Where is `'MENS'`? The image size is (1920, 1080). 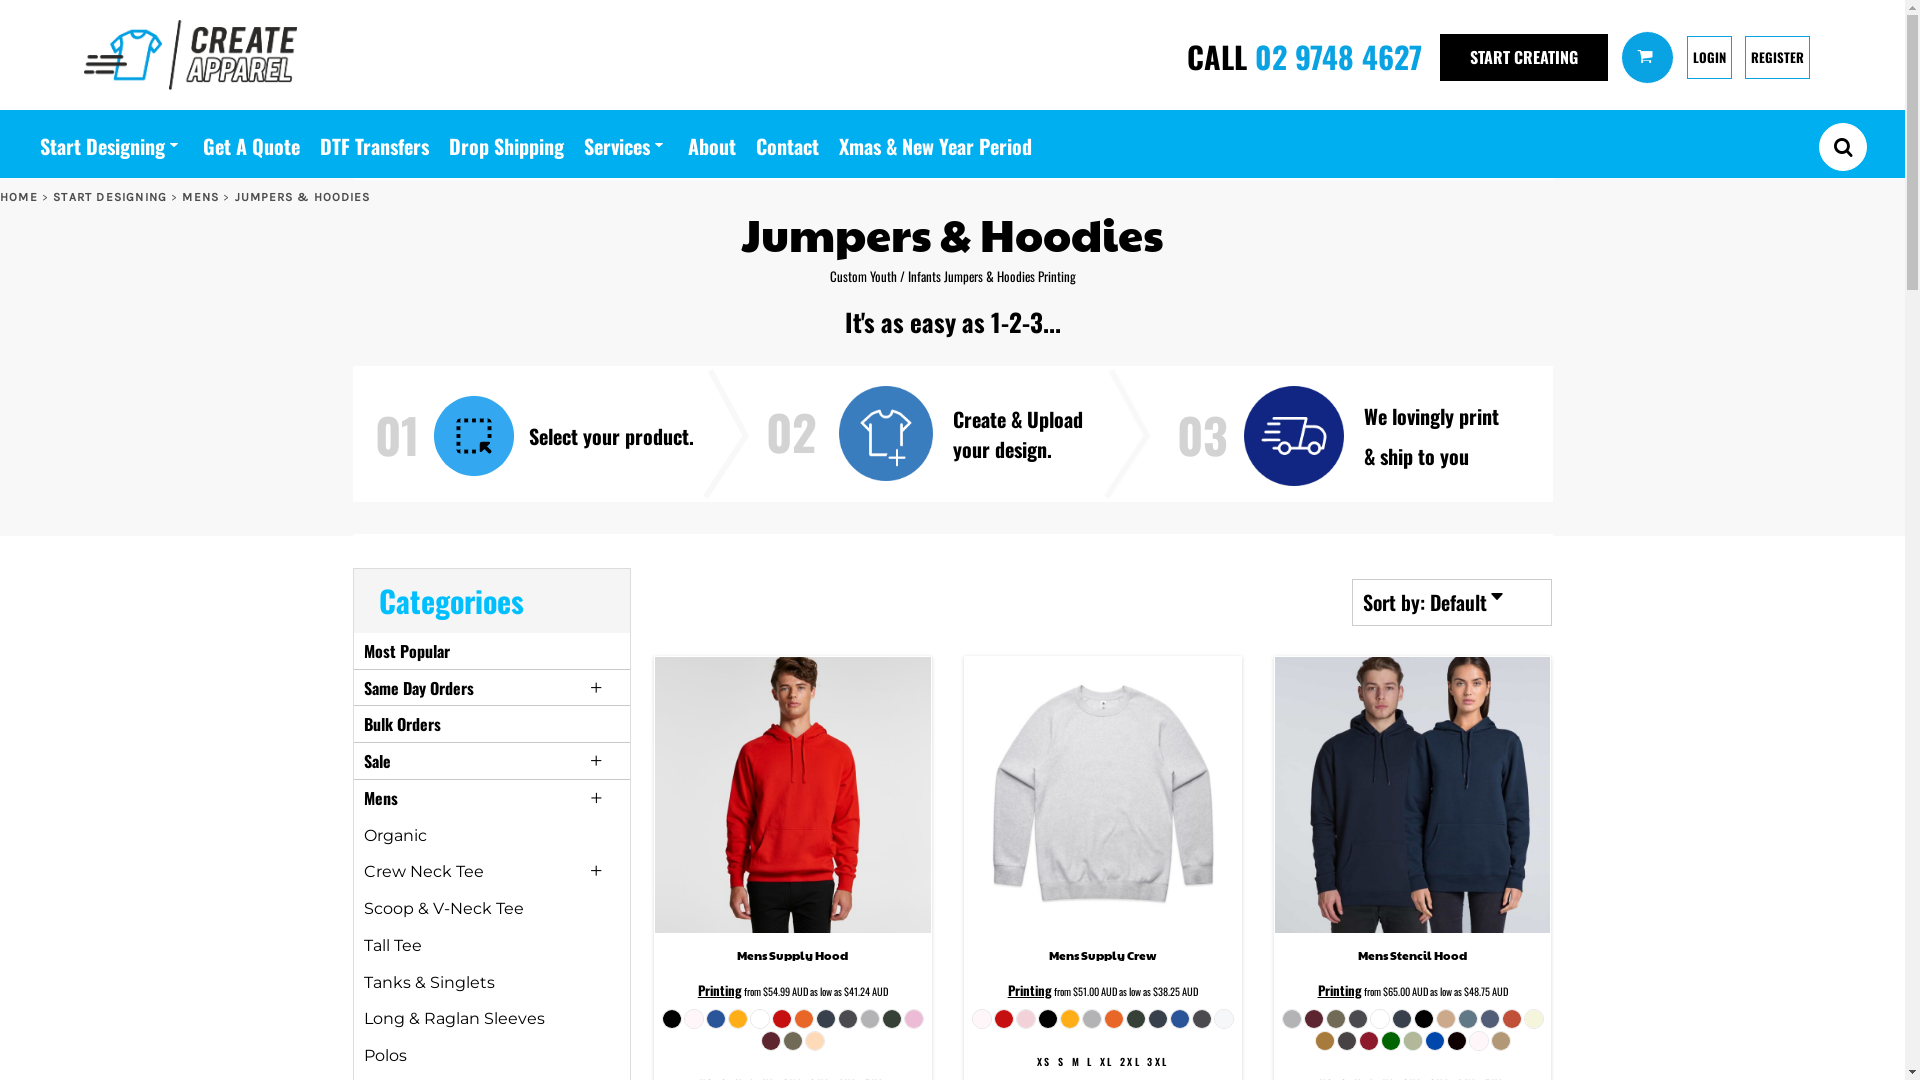
'MENS' is located at coordinates (182, 196).